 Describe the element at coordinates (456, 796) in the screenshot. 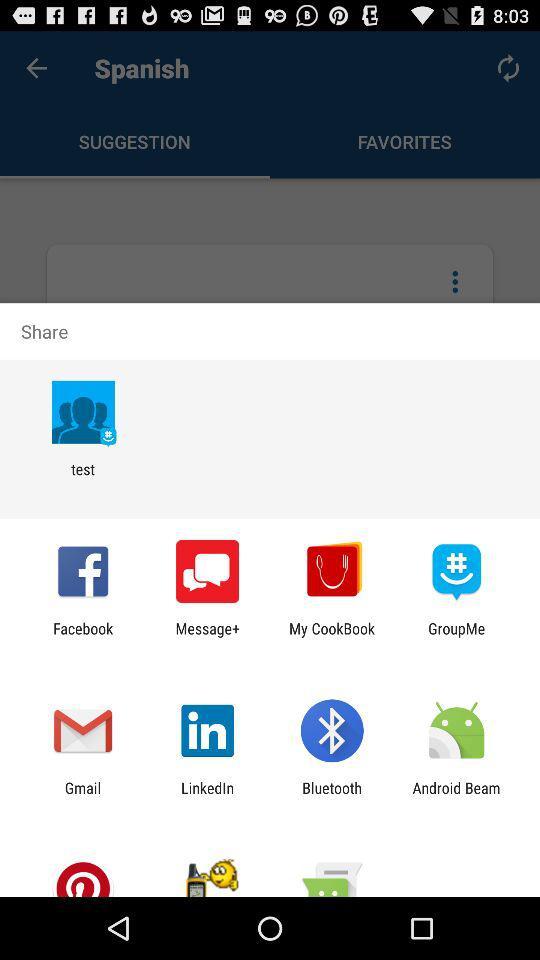

I see `the icon to the right of bluetooth` at that location.